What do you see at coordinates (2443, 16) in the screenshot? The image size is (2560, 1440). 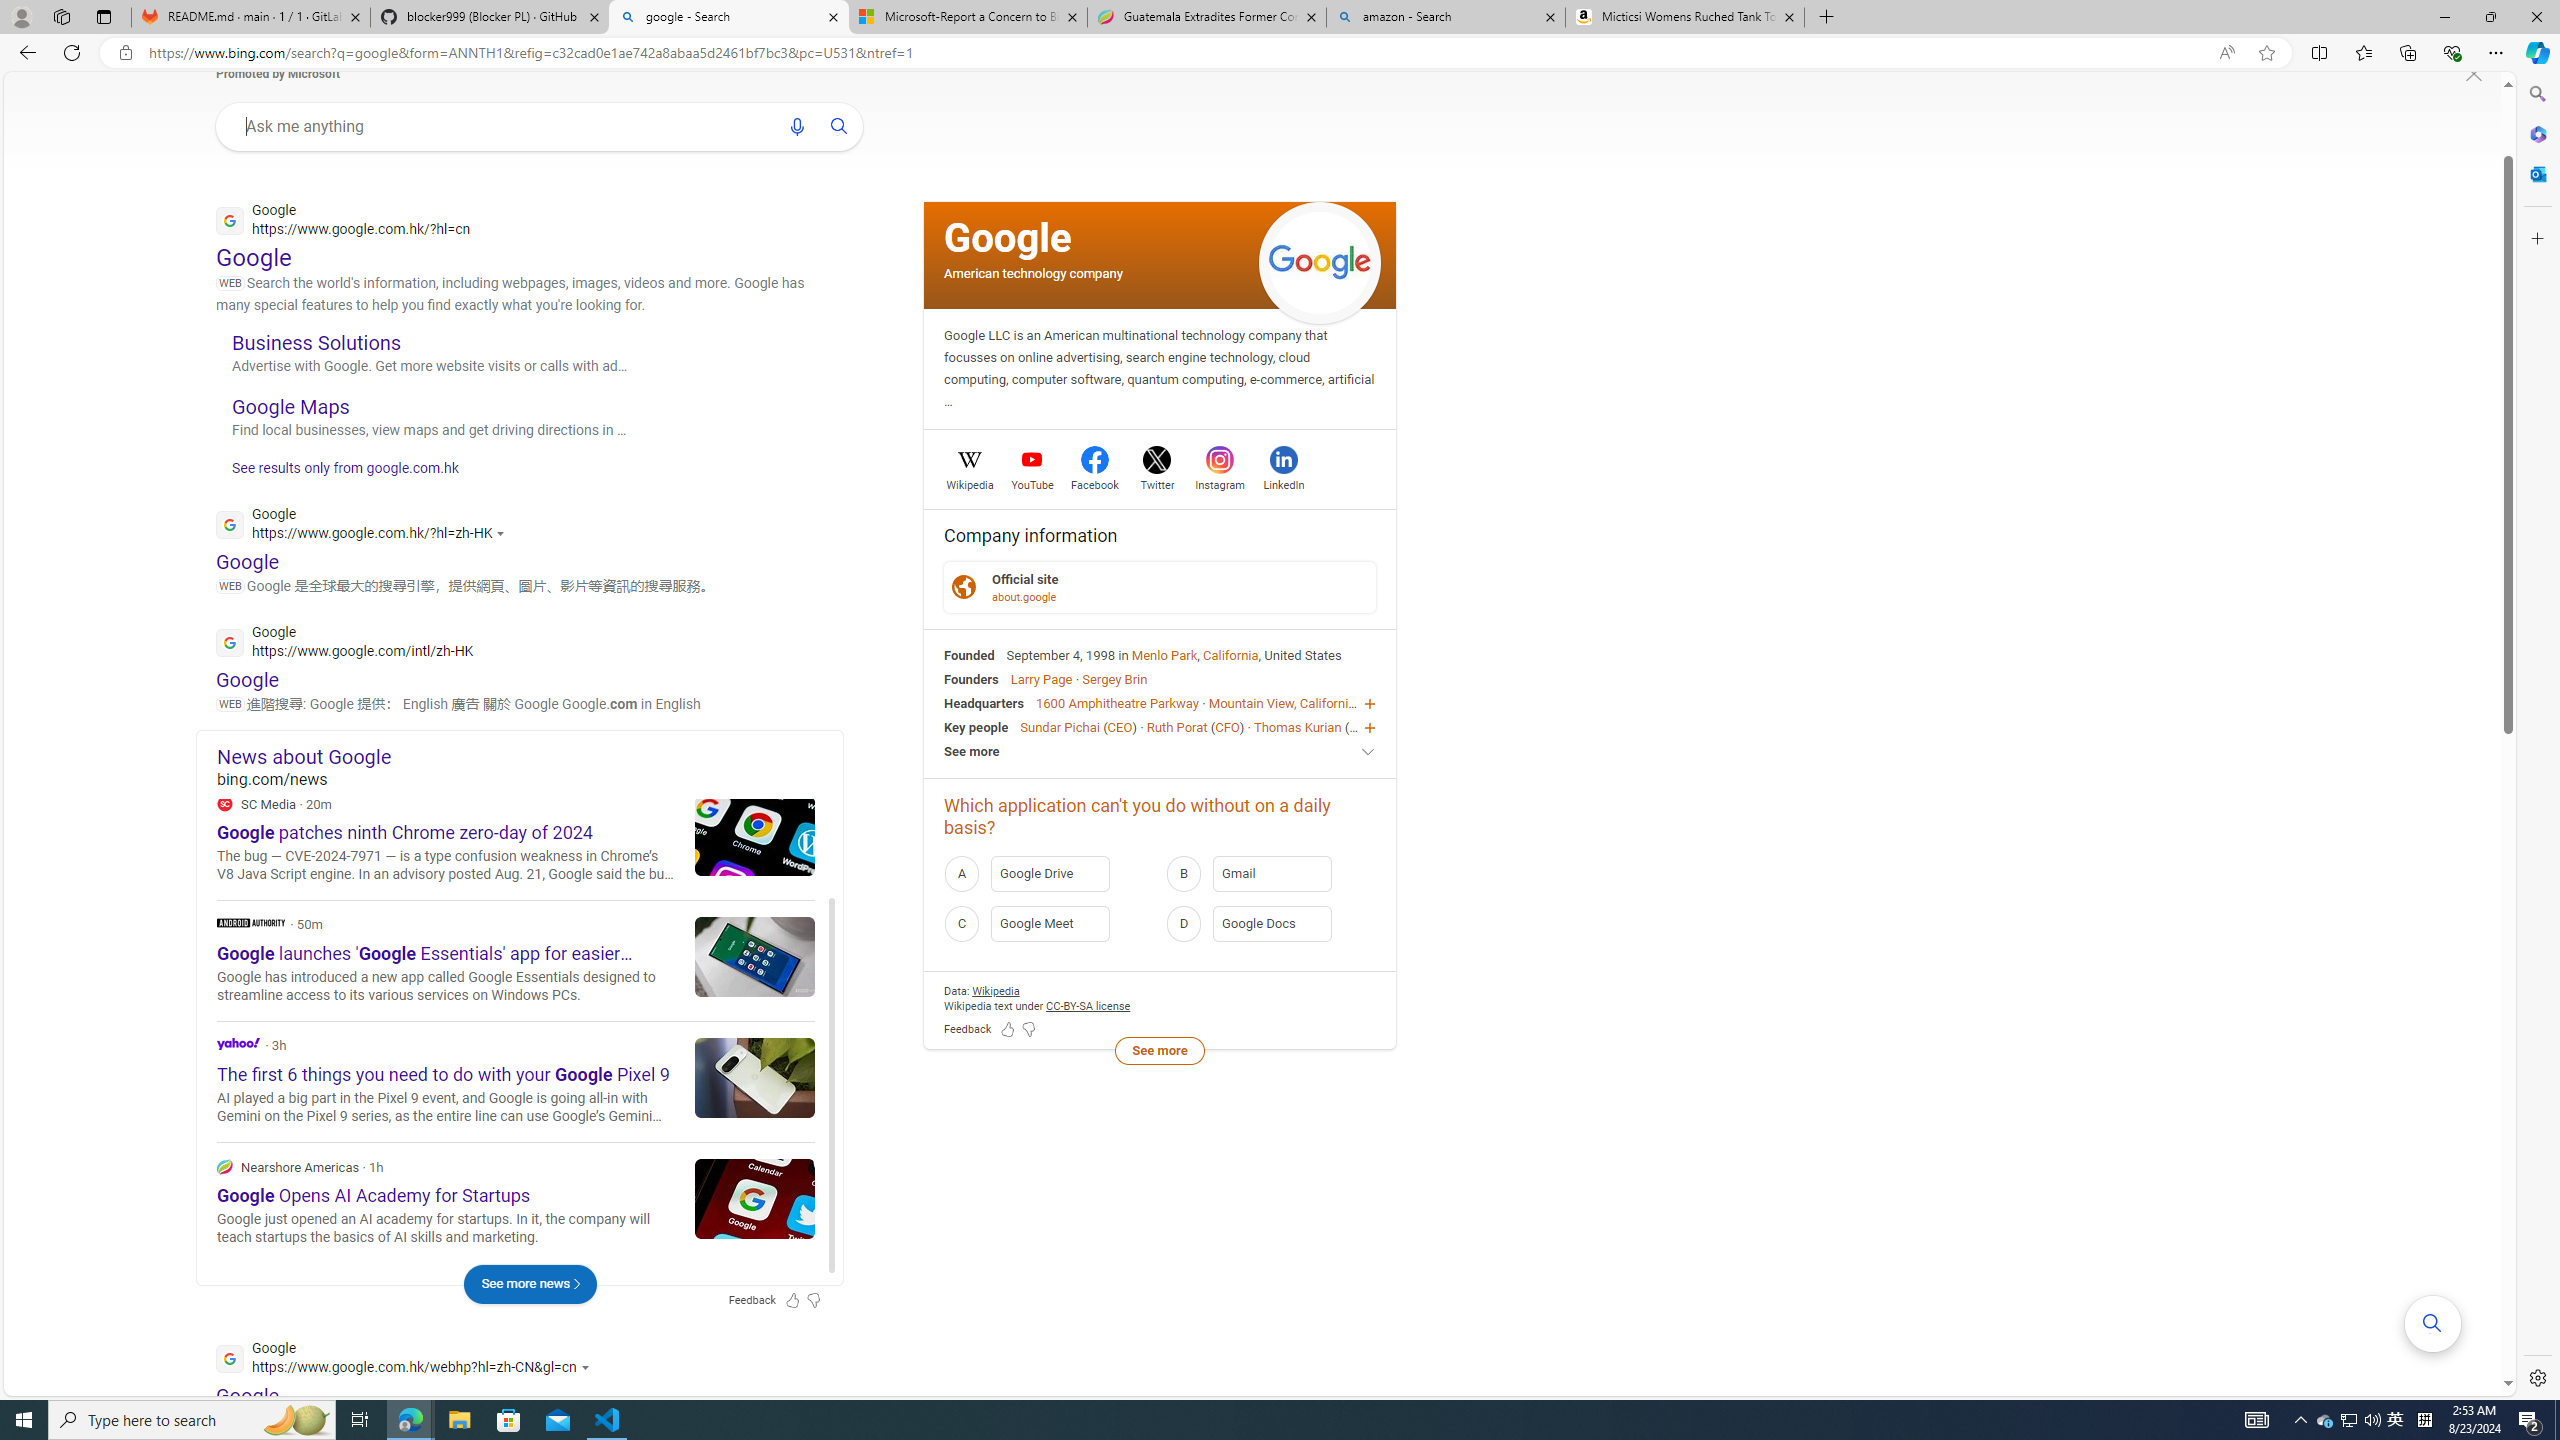 I see `'Minimize'` at bounding box center [2443, 16].